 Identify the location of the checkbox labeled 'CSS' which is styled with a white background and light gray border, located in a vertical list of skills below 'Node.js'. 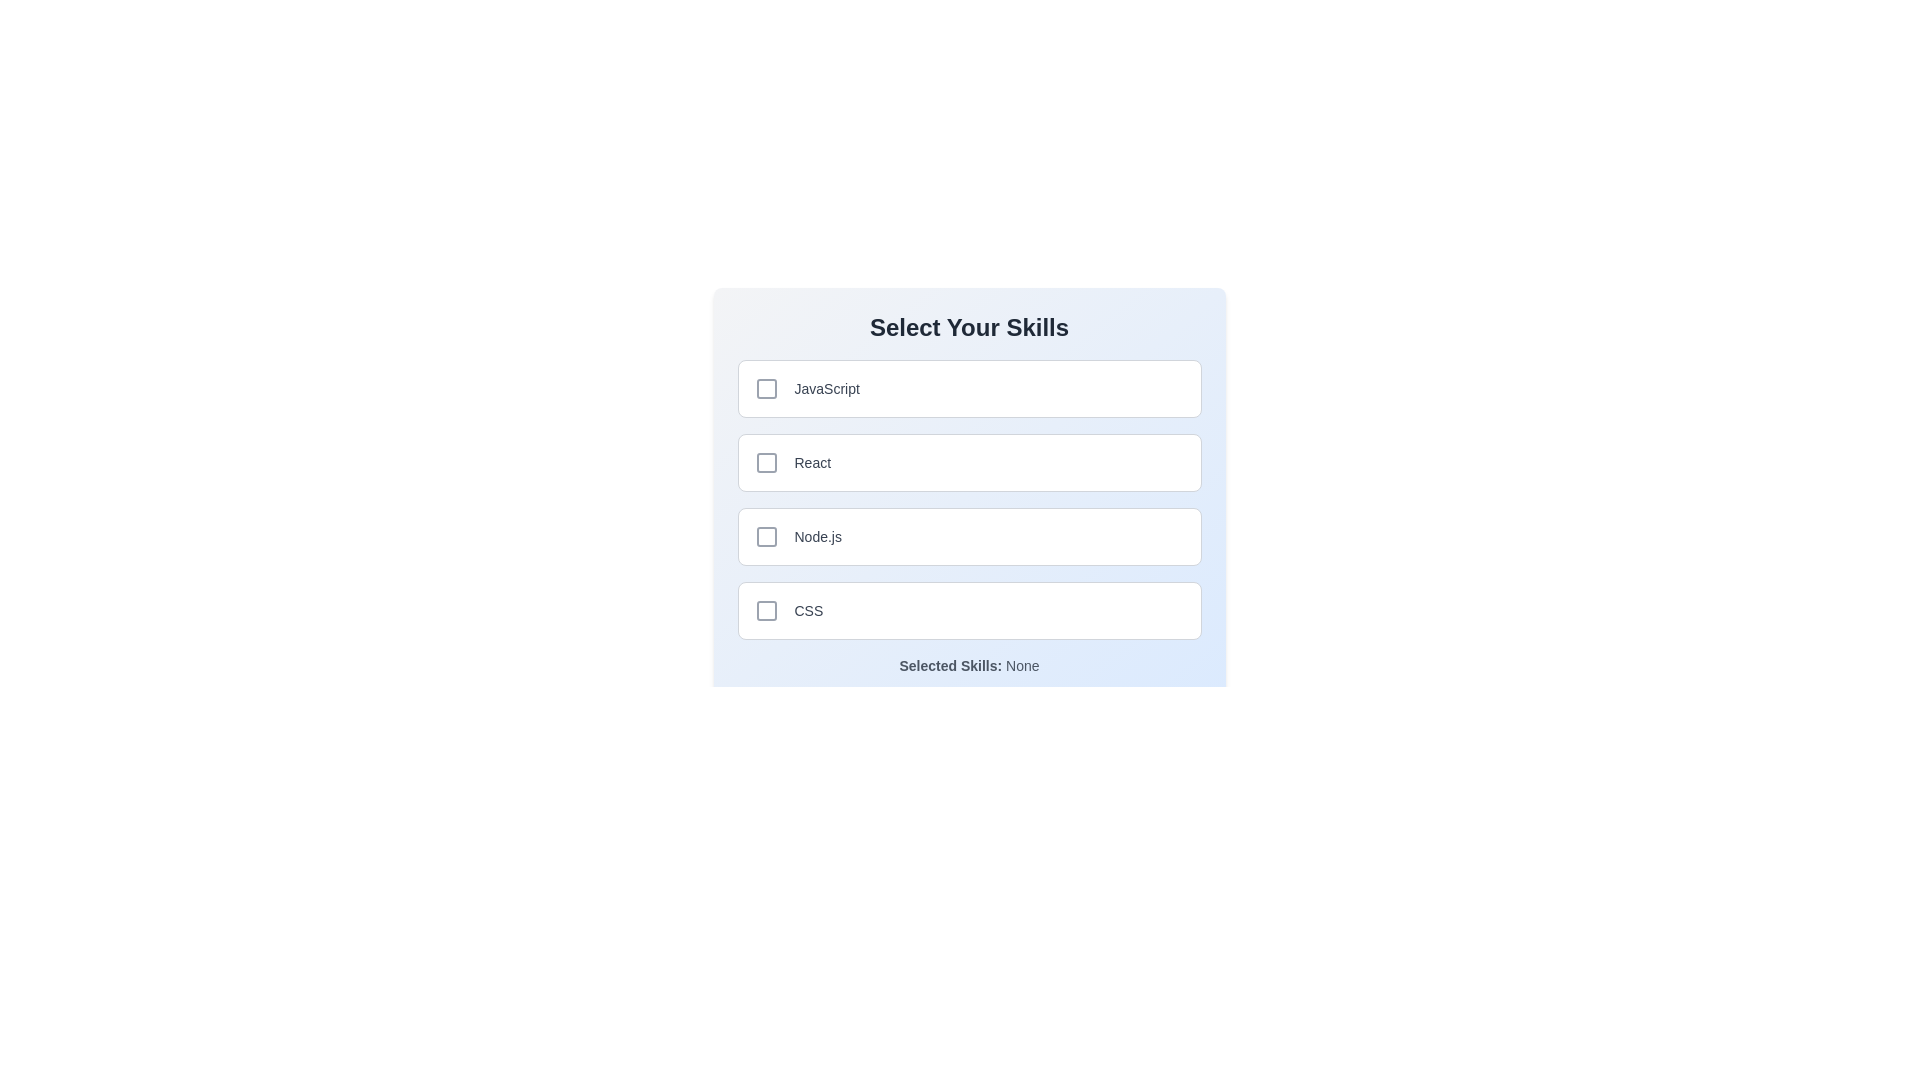
(969, 609).